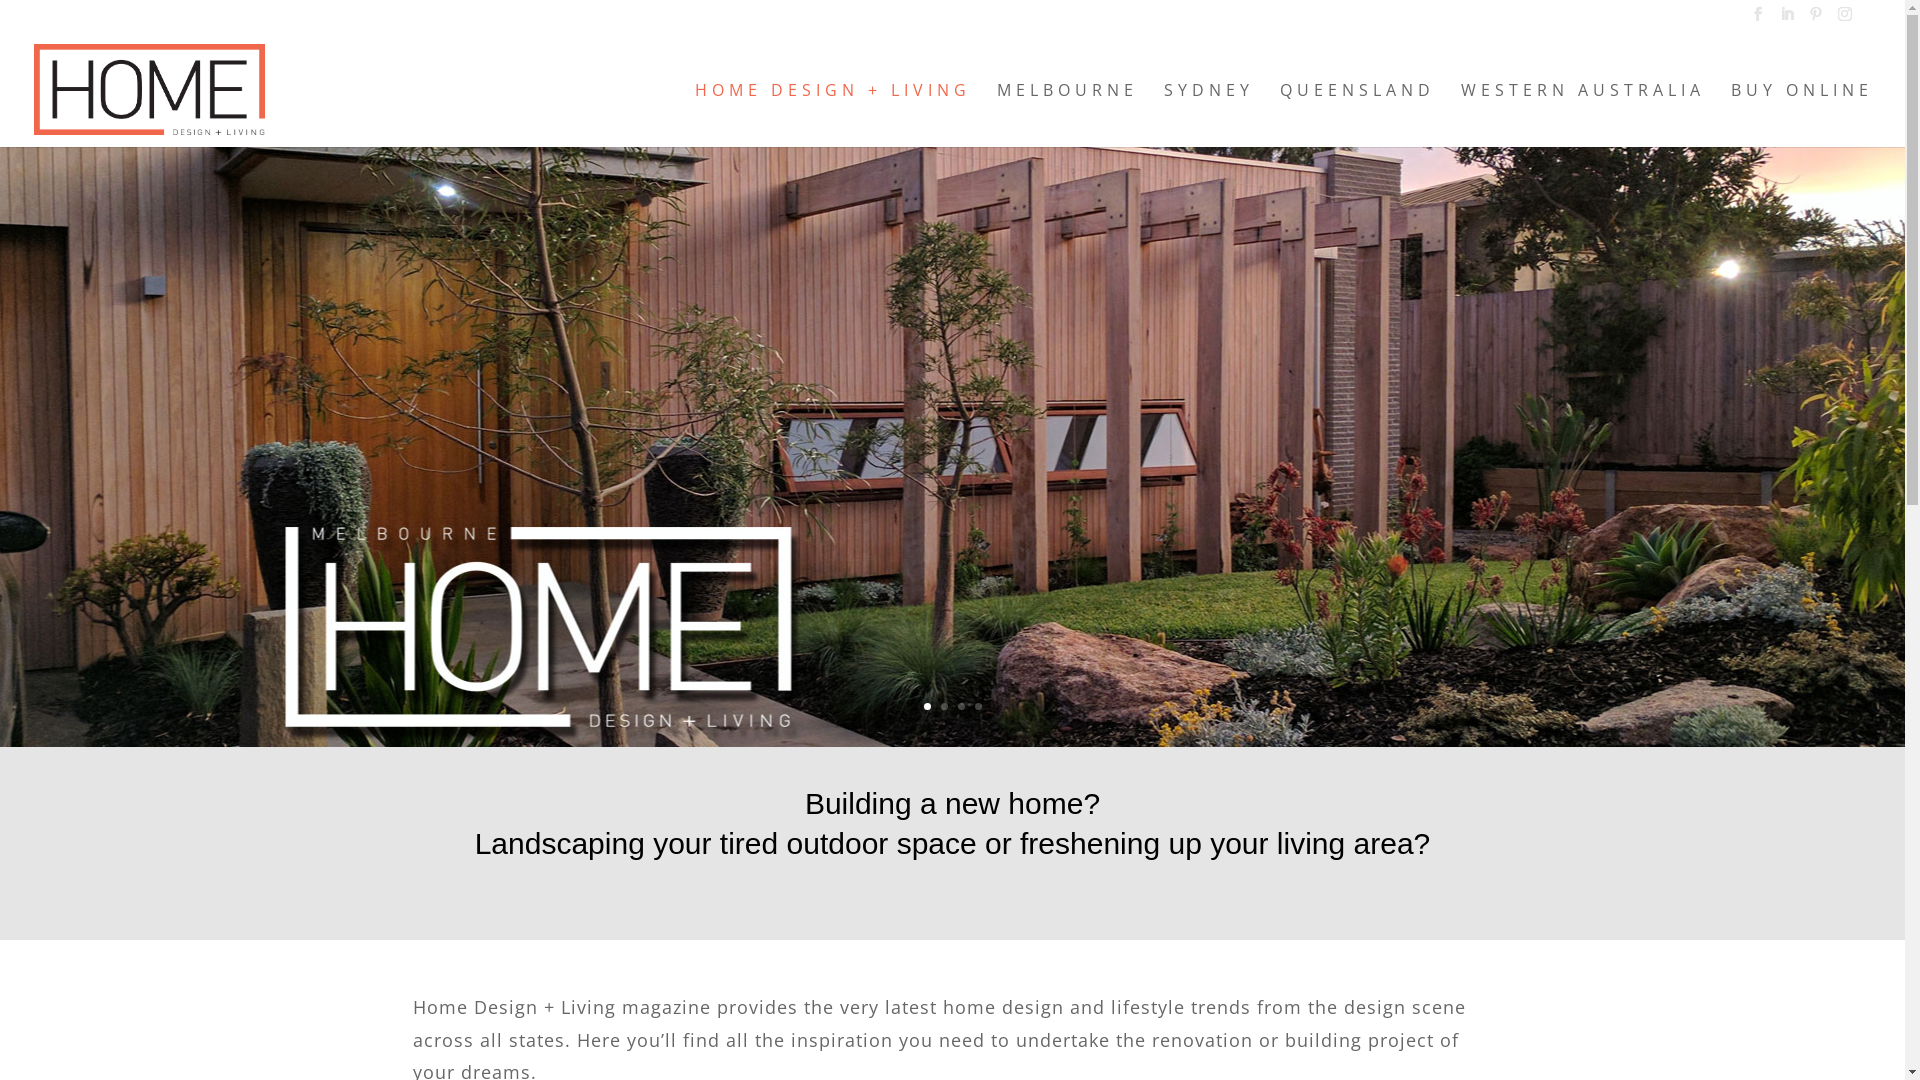 Image resolution: width=1920 pixels, height=1080 pixels. Describe the element at coordinates (1801, 114) in the screenshot. I see `'BUY ONLINE'` at that location.